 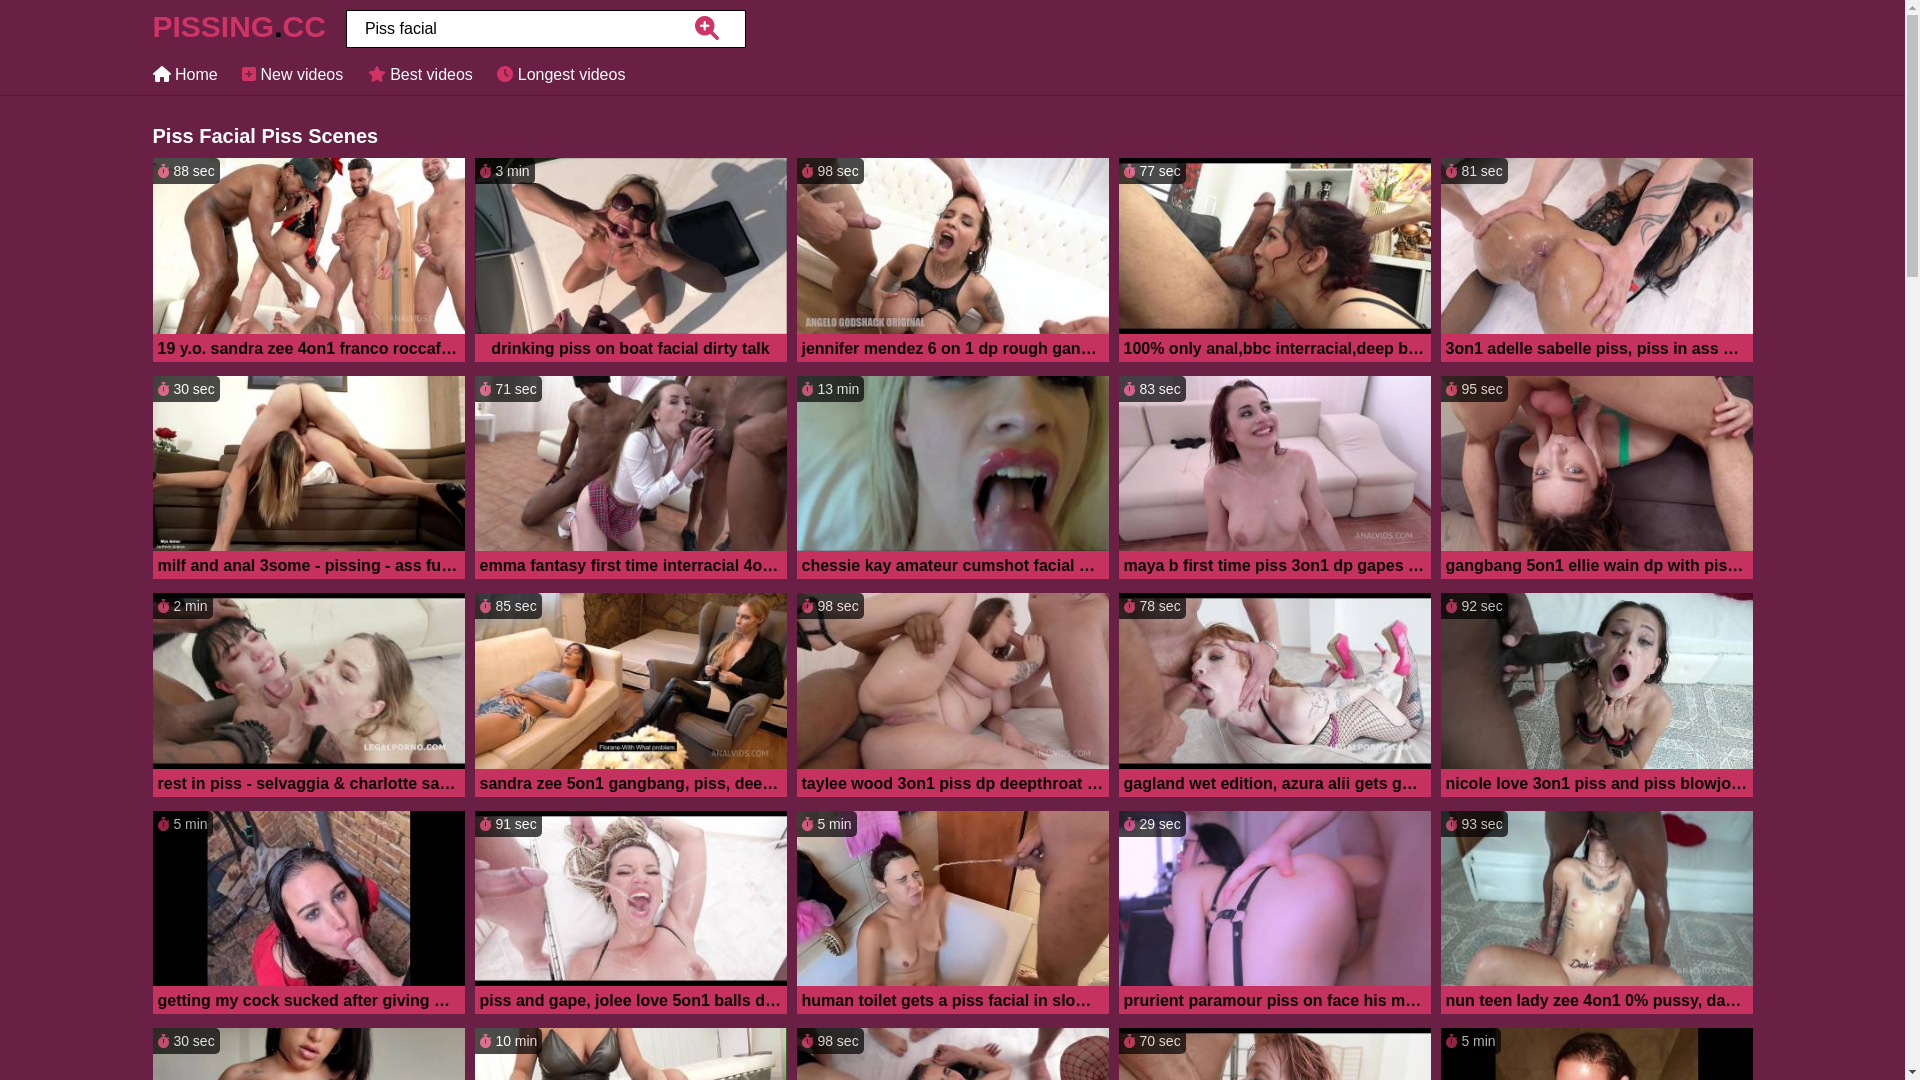 I want to click on '5 min, so click(x=950, y=914).